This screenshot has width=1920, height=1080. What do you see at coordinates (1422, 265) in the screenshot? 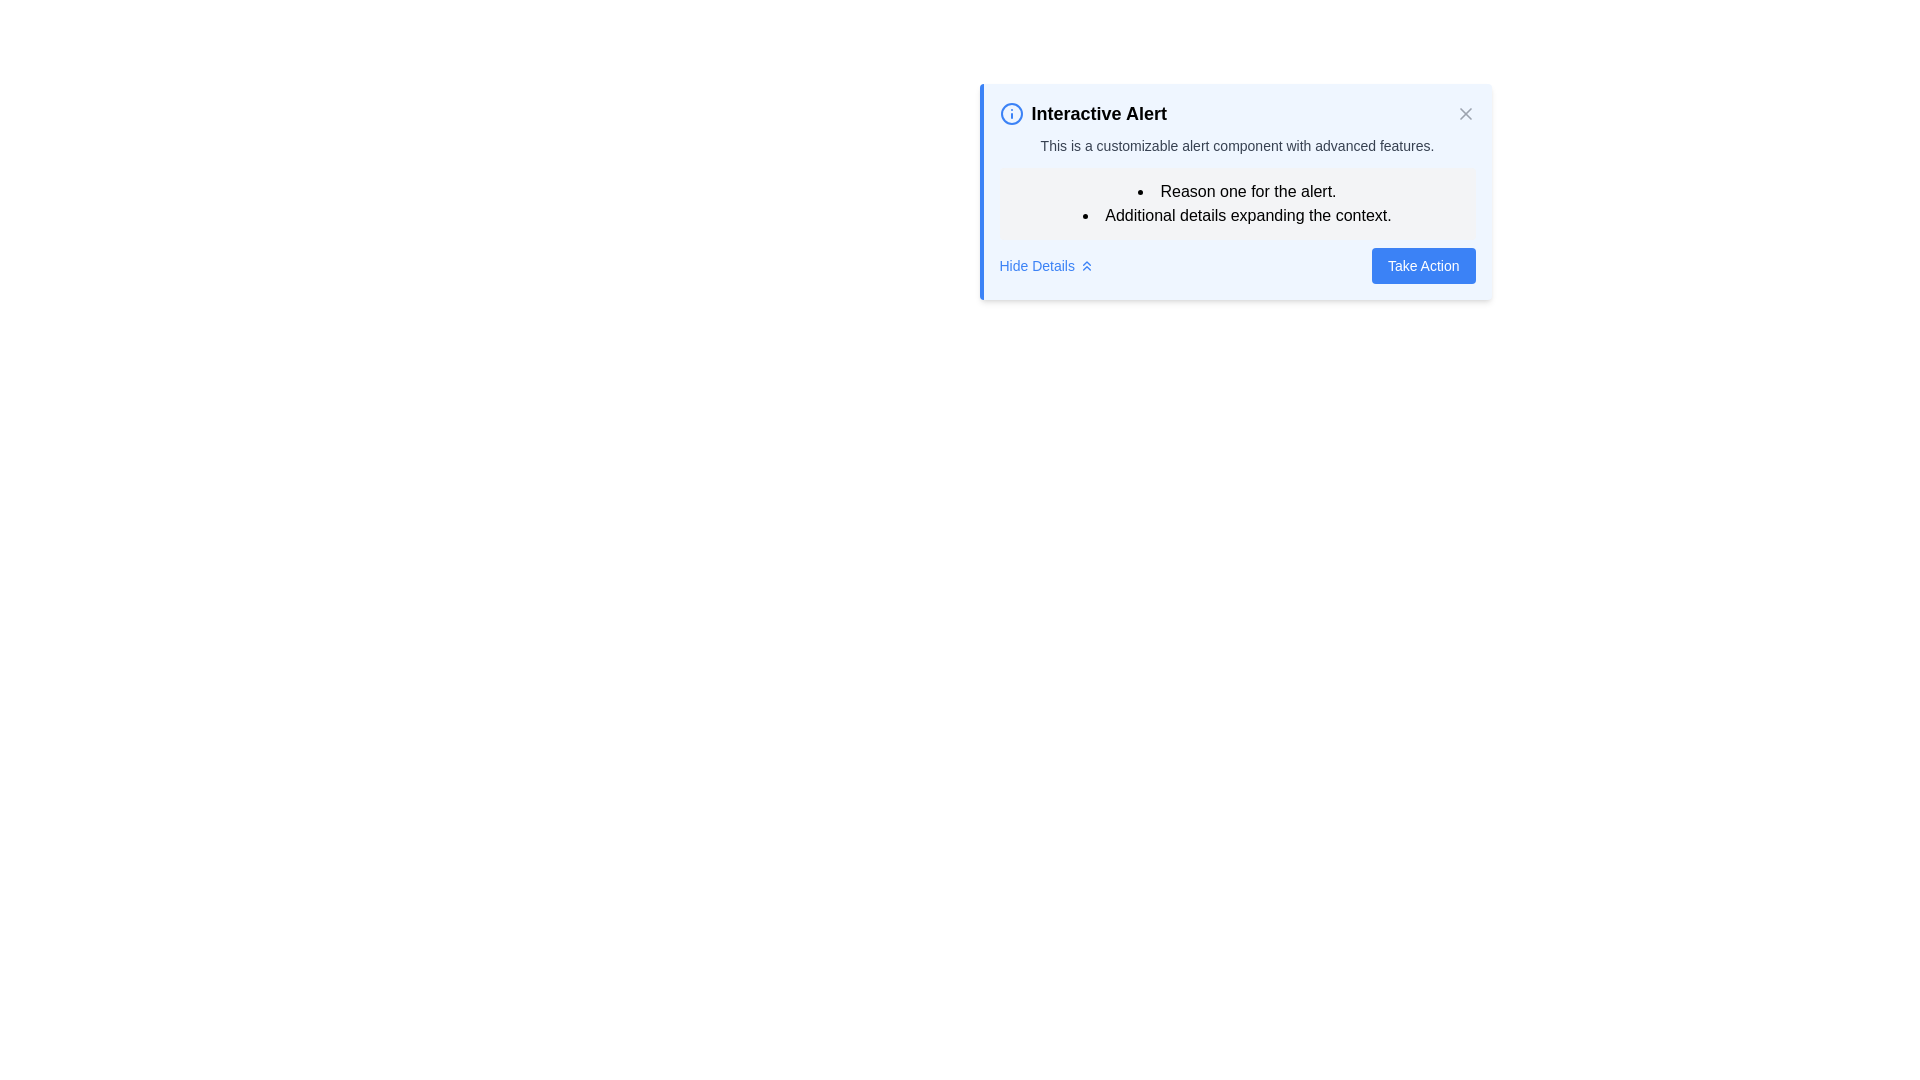
I see `the rectangular button with a blue background and white text that reads 'Take Action'` at bounding box center [1422, 265].